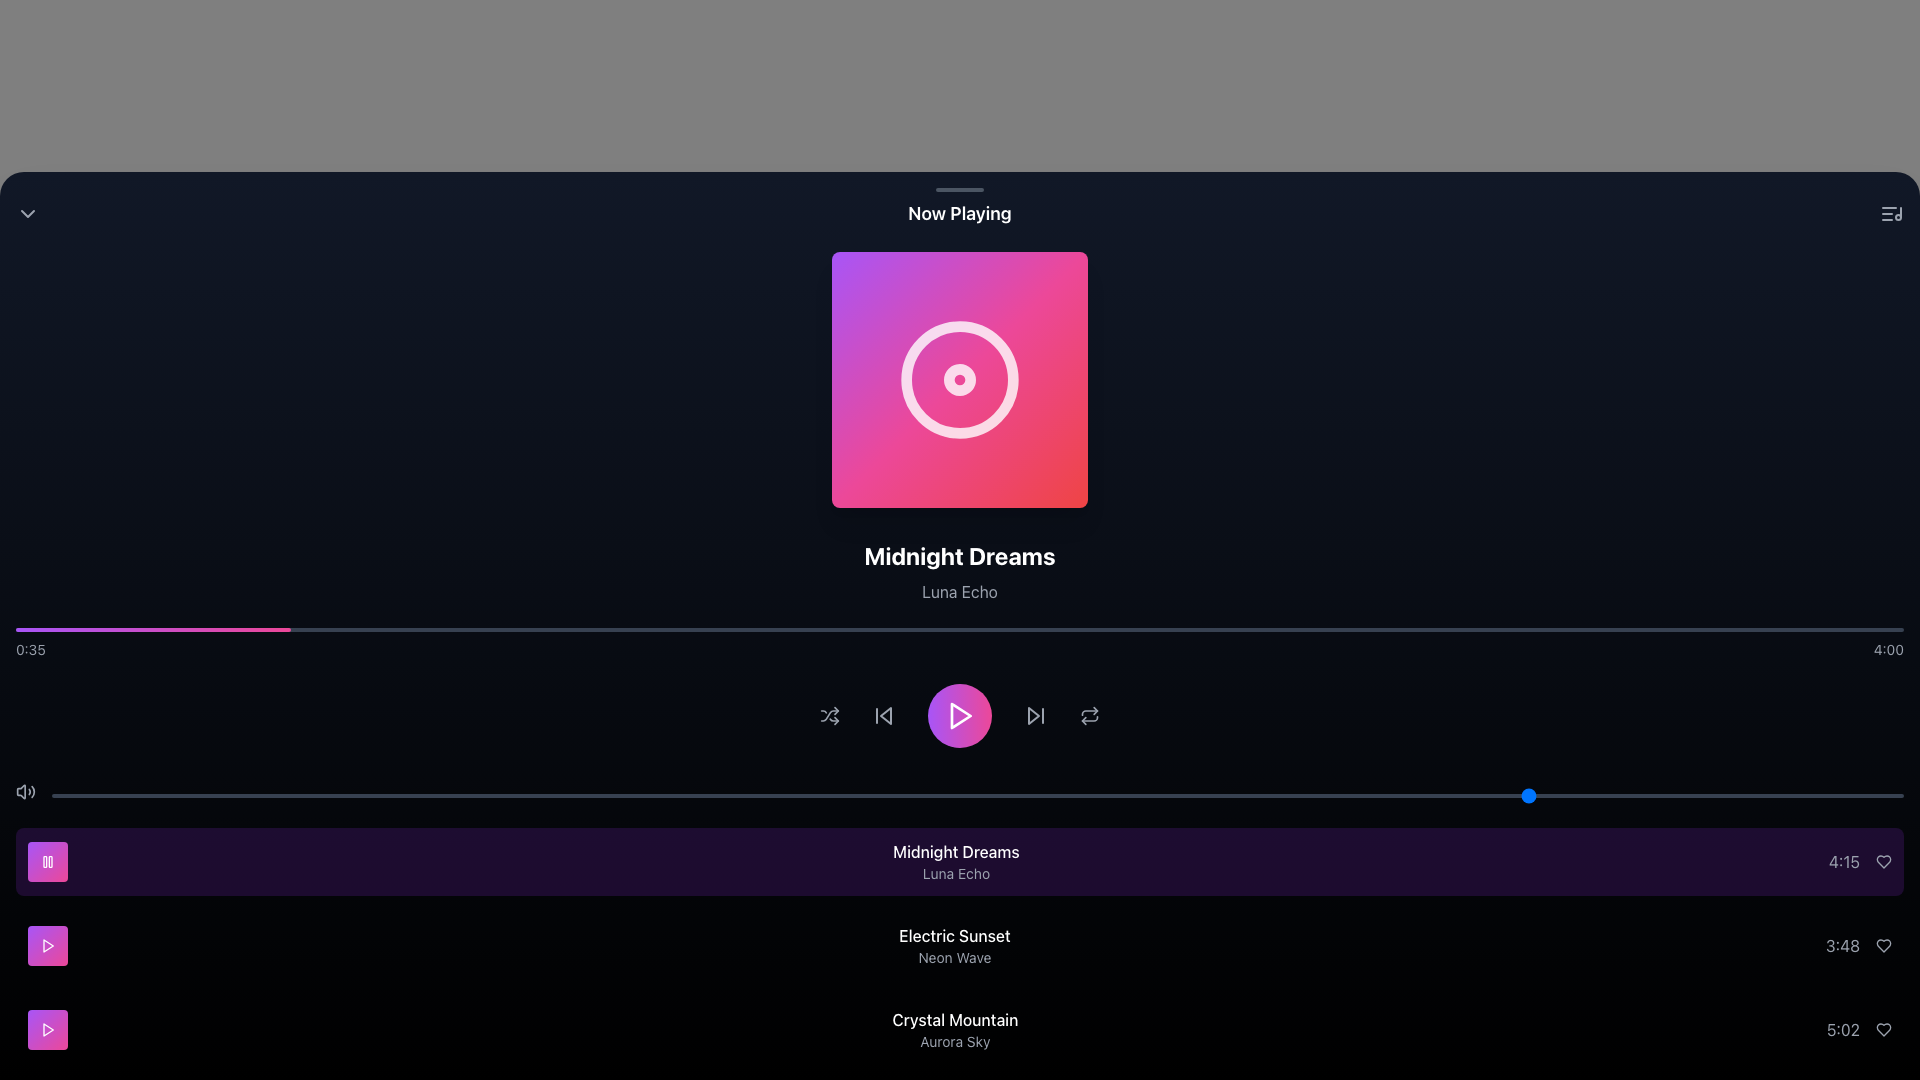 This screenshot has width=1920, height=1080. Describe the element at coordinates (1126, 794) in the screenshot. I see `the slider value` at that location.